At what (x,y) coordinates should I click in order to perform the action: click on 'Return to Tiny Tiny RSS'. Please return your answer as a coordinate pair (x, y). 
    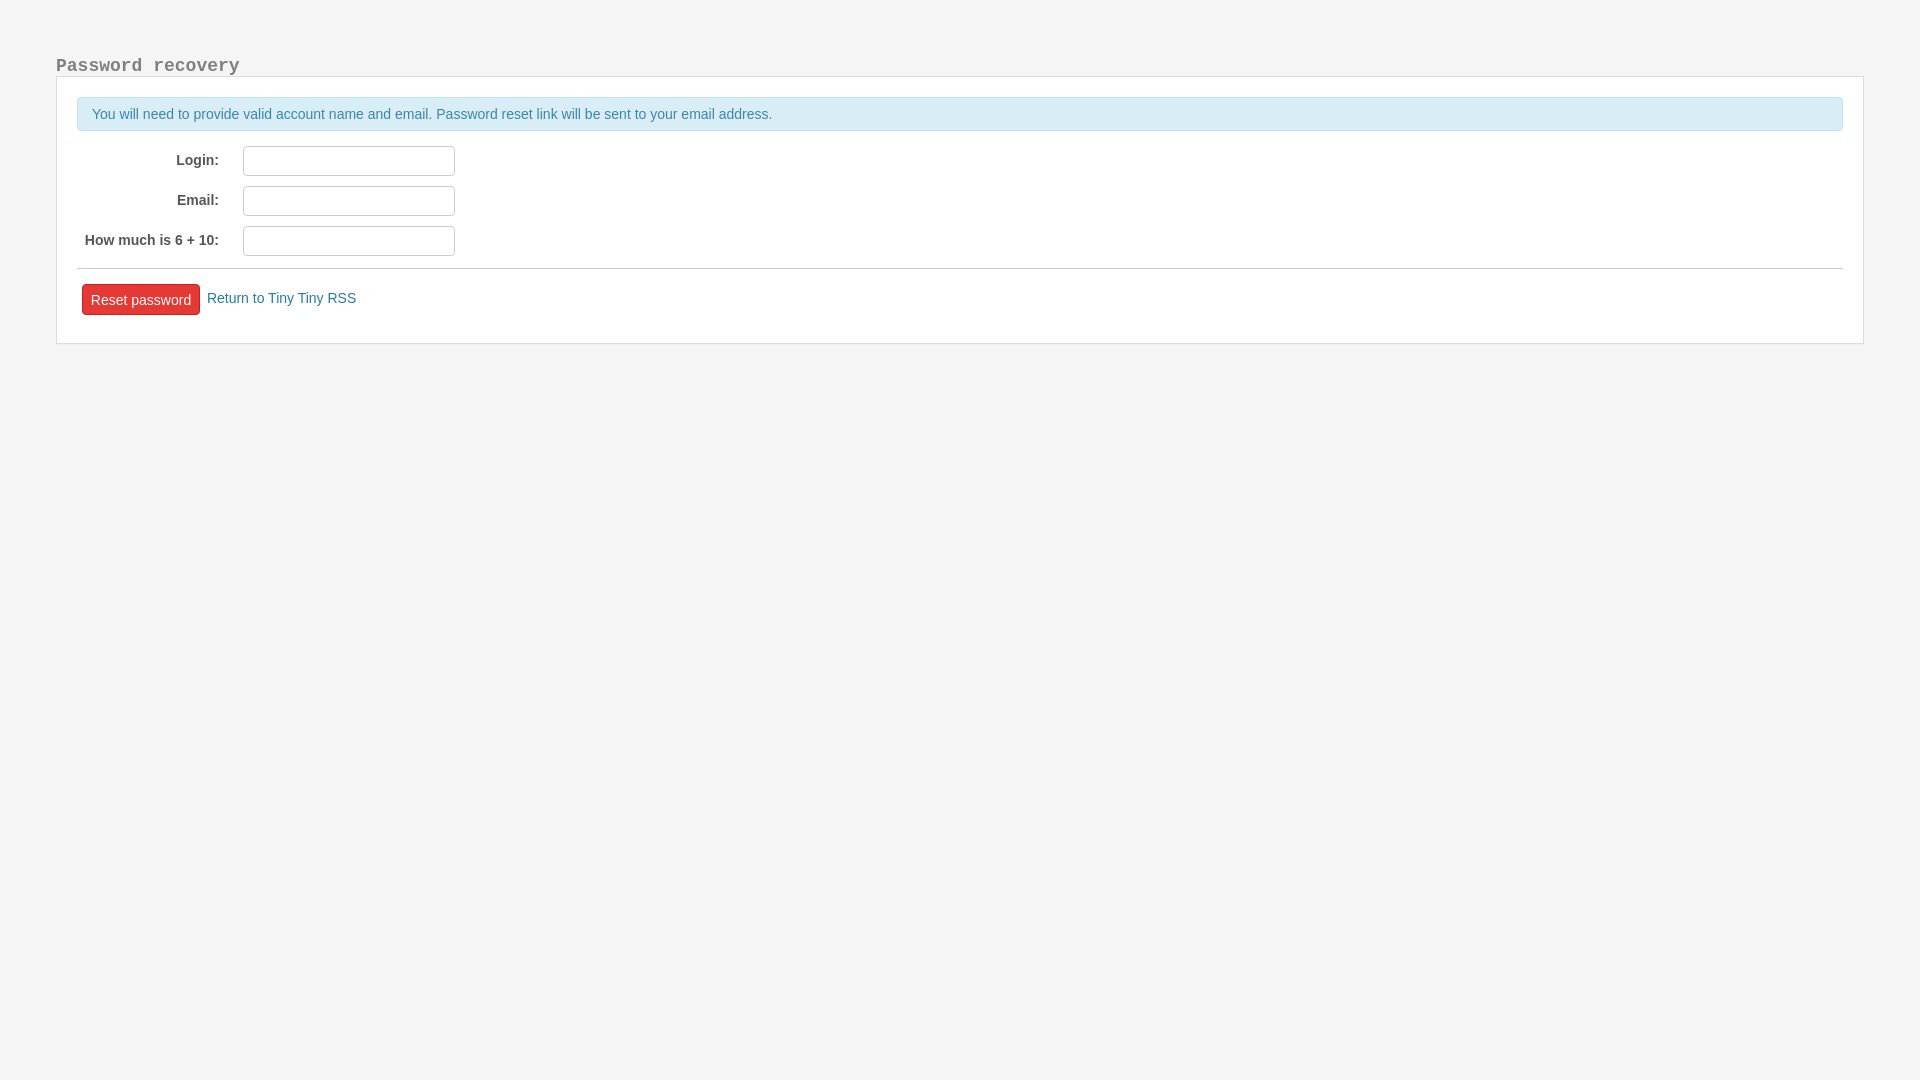
    Looking at the image, I should click on (280, 297).